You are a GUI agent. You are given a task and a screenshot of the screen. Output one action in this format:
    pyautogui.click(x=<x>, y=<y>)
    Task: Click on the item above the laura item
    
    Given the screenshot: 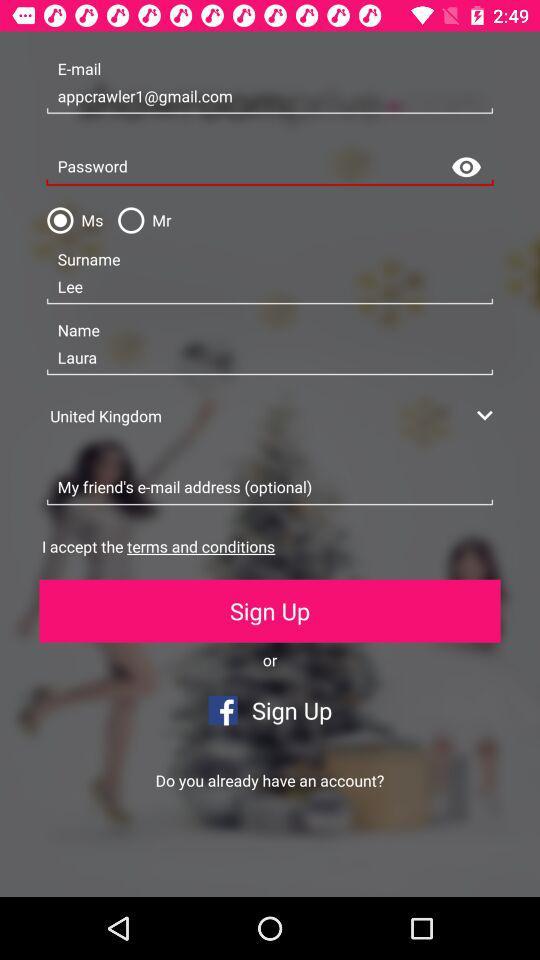 What is the action you would take?
    pyautogui.click(x=270, y=286)
    